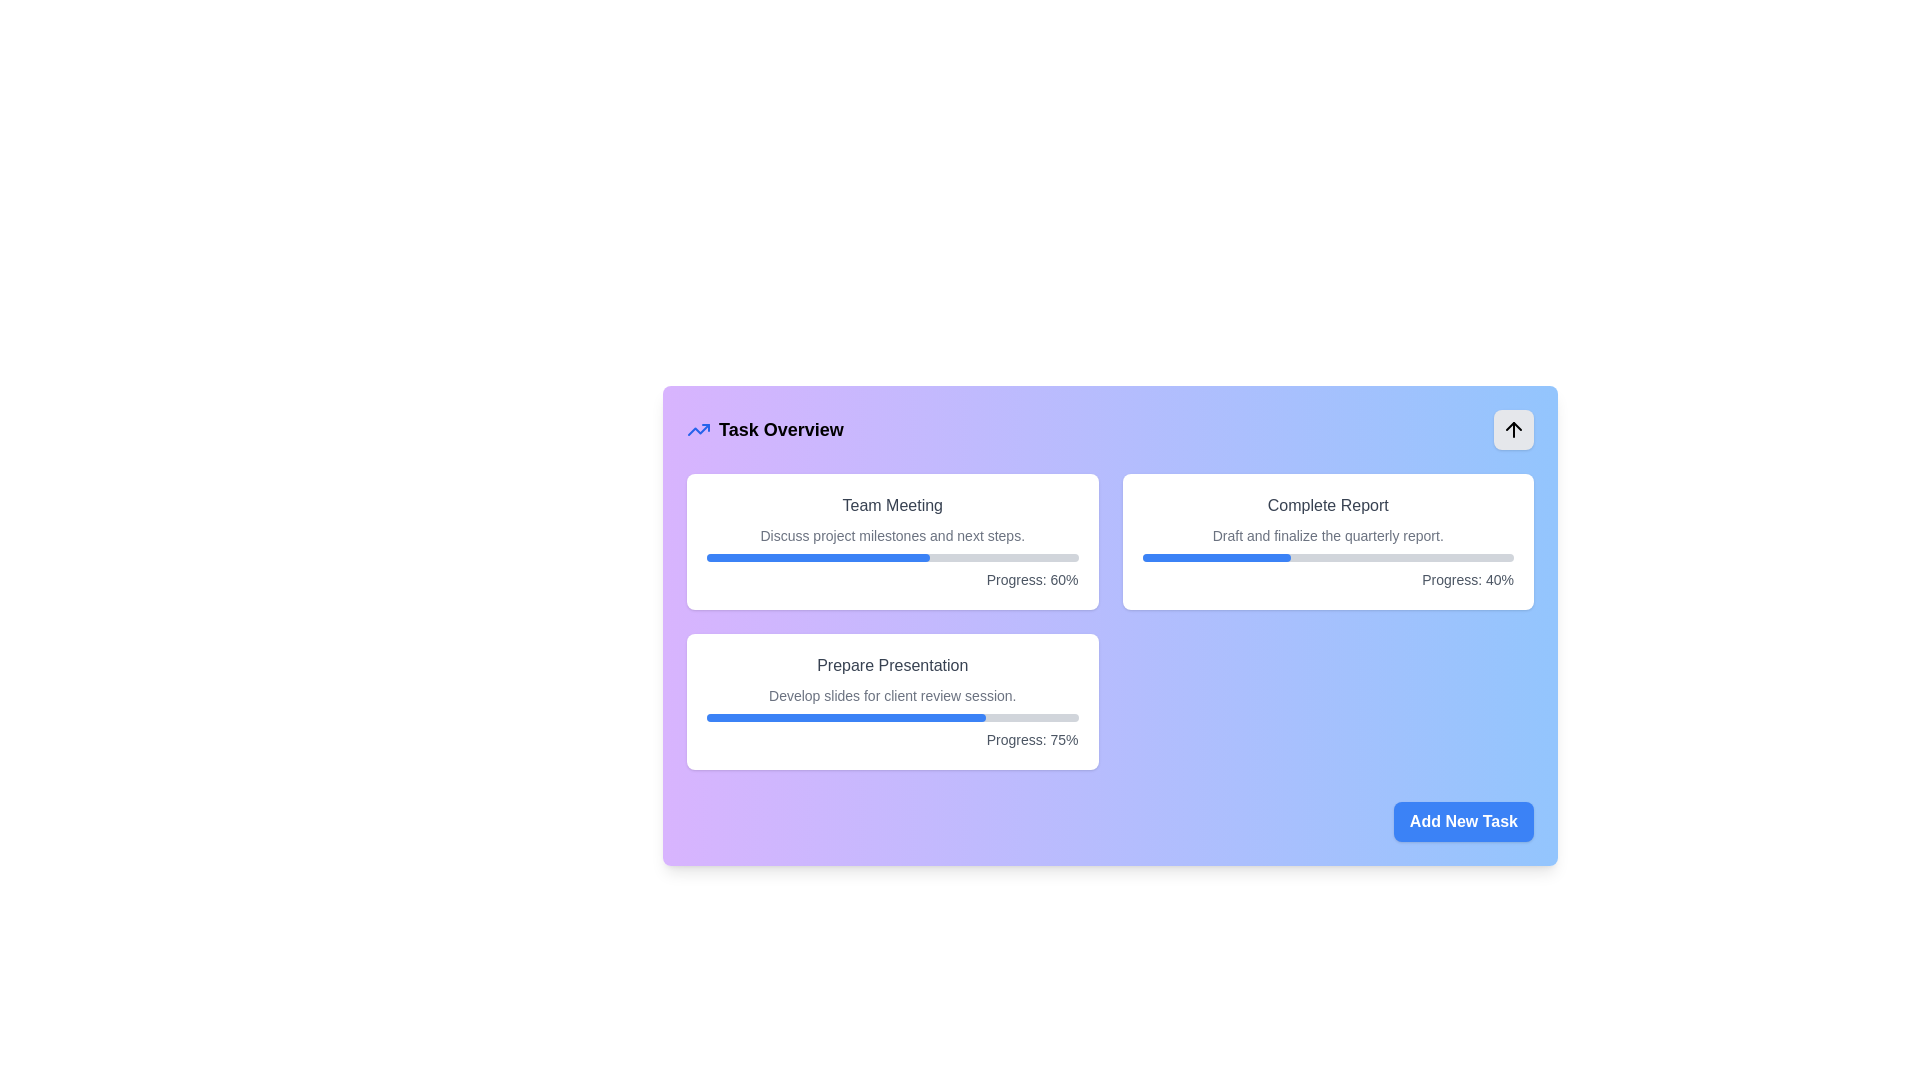  I want to click on the descriptive text label providing details for the task 'Complete Report', which is positioned below the title and above the progress bar, so click(1328, 535).